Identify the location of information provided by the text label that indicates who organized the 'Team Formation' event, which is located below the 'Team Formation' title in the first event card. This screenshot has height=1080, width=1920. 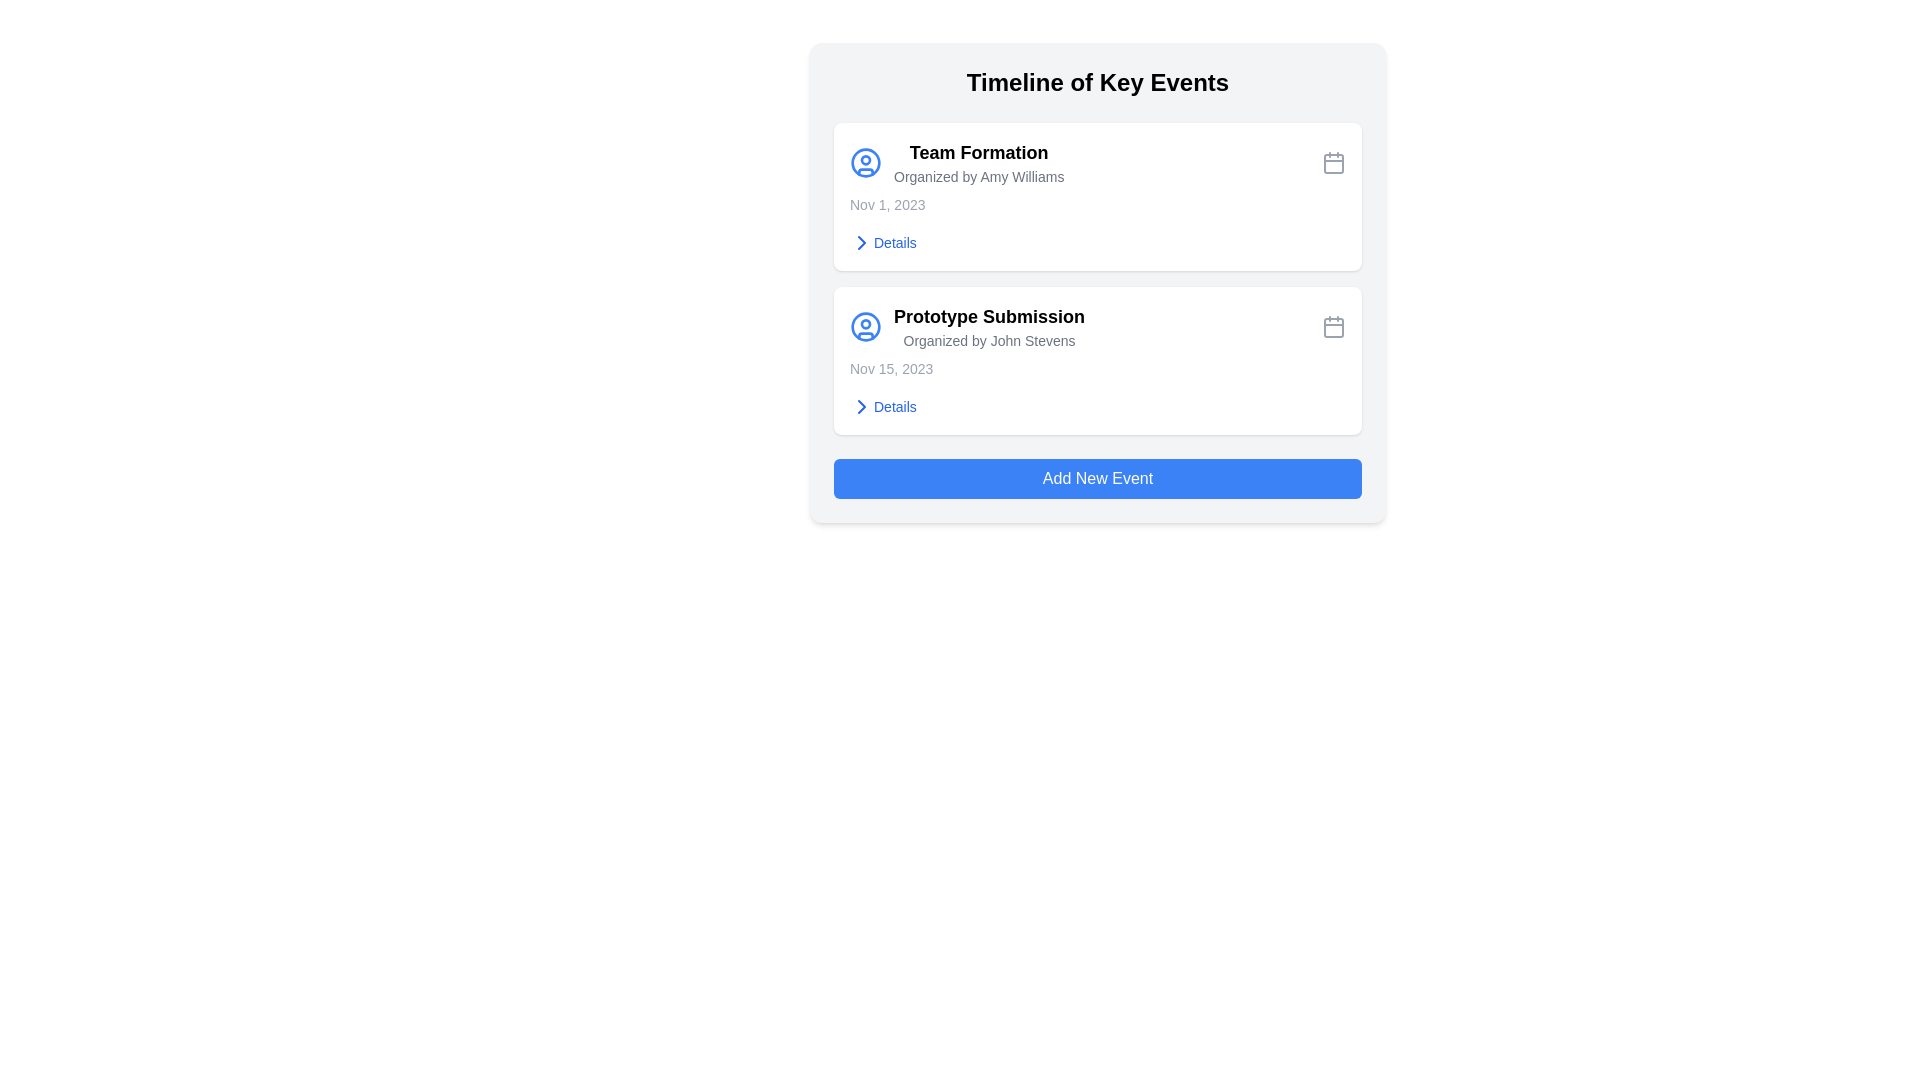
(979, 176).